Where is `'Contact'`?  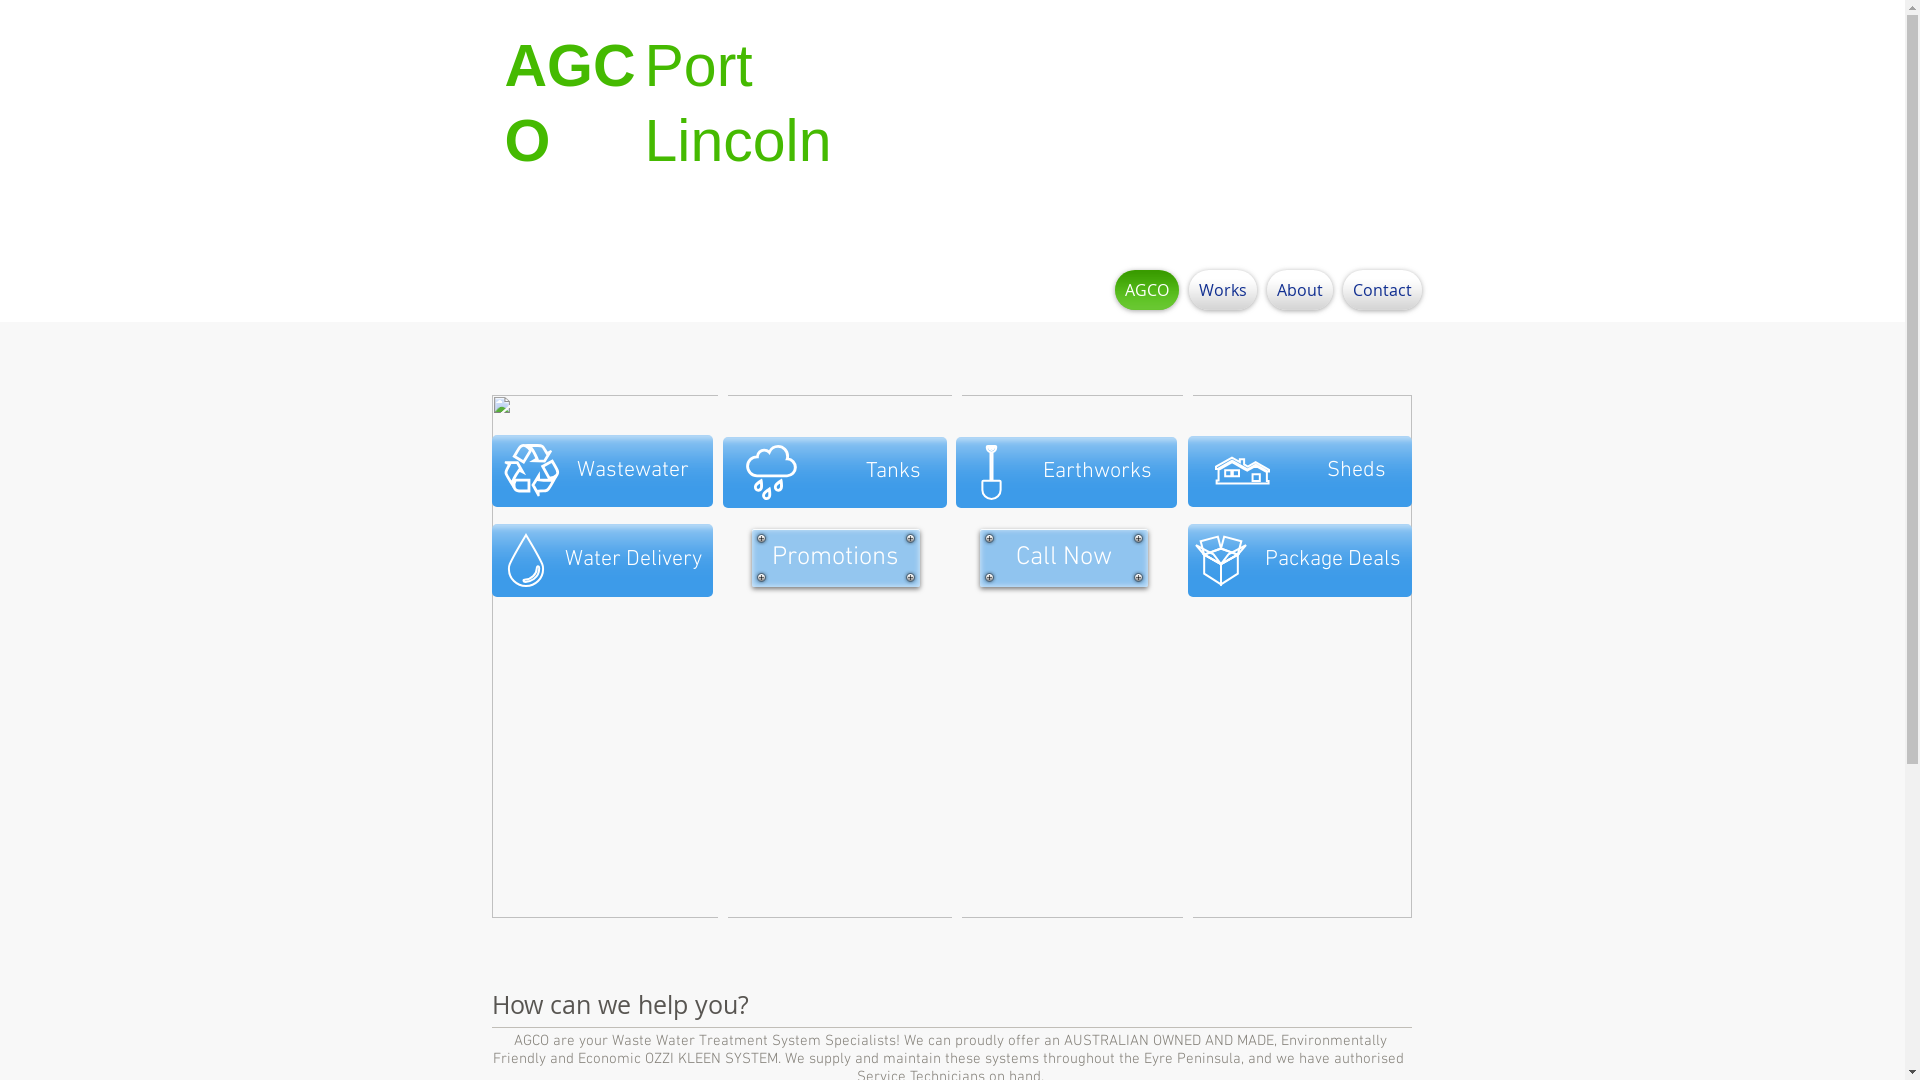 'Contact' is located at coordinates (1379, 289).